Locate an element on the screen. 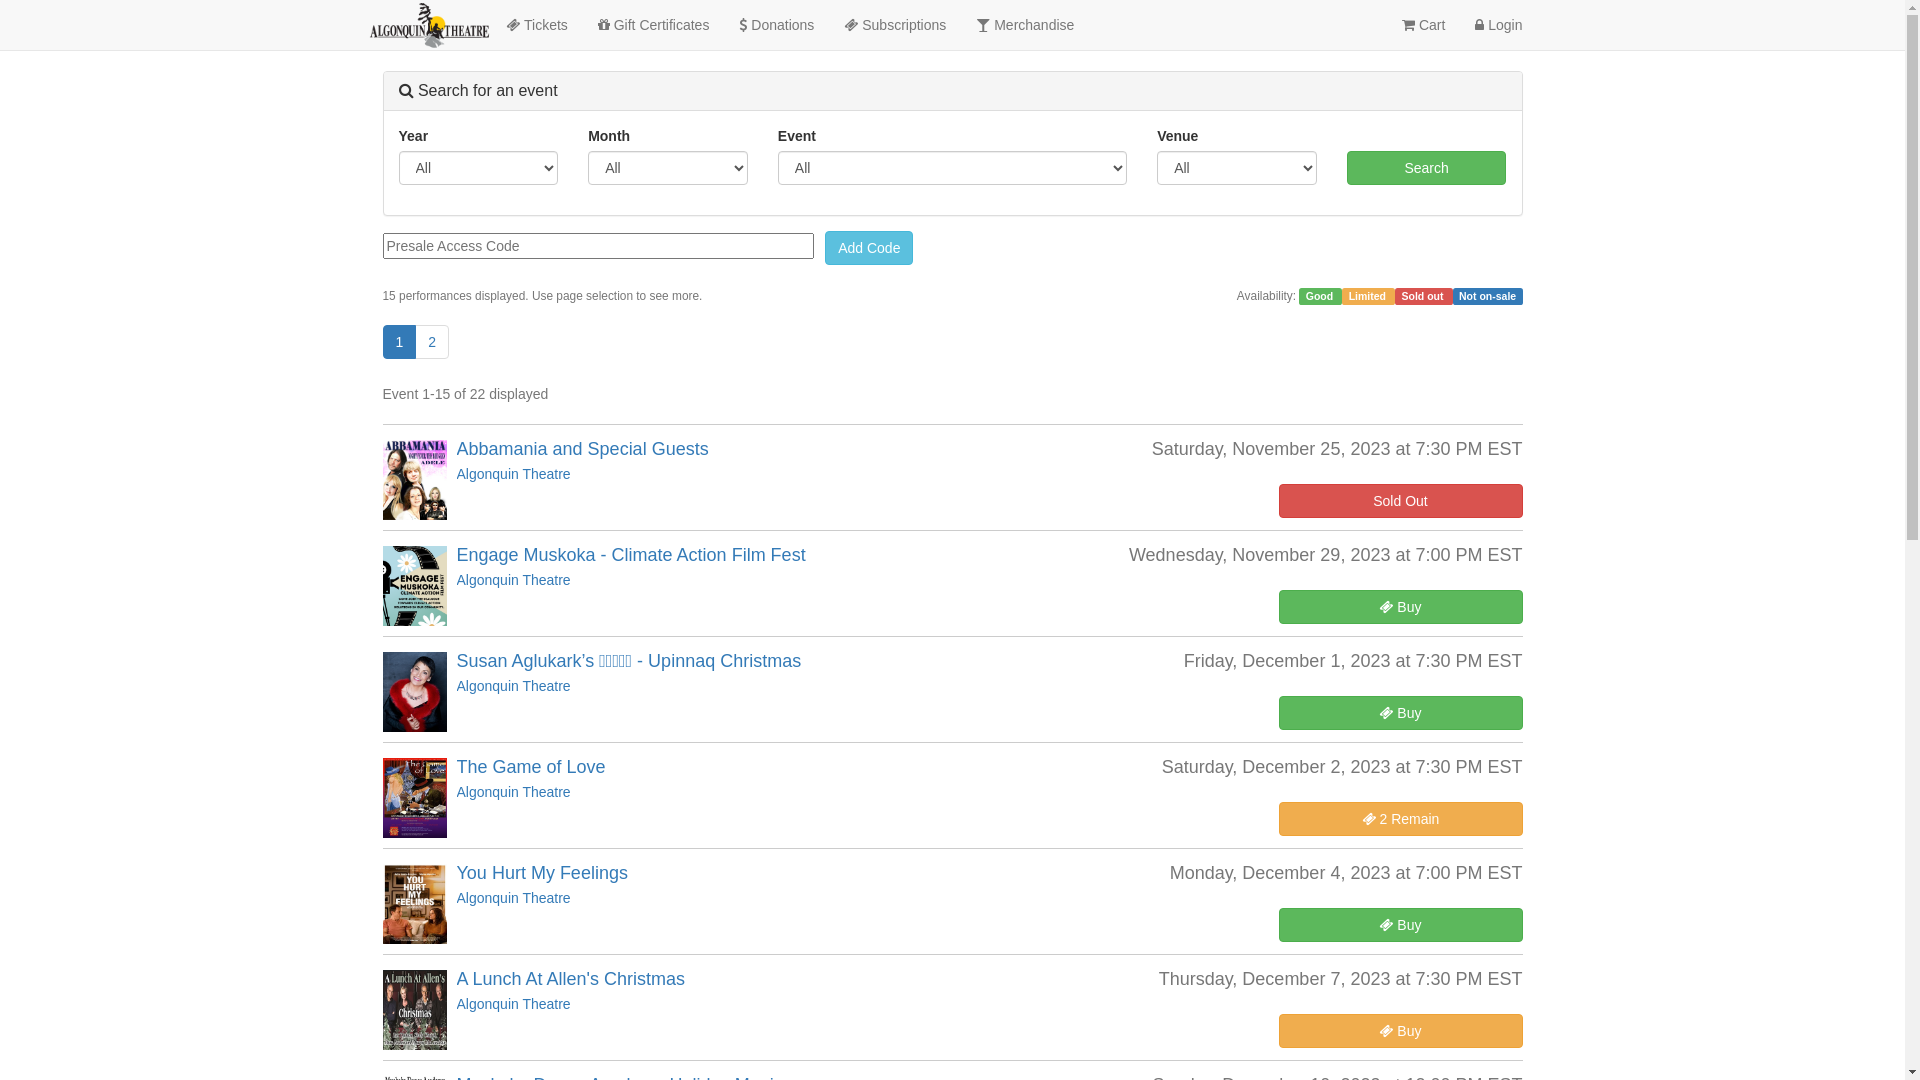 Image resolution: width=1920 pixels, height=1080 pixels. 'Login' is located at coordinates (1498, 24).